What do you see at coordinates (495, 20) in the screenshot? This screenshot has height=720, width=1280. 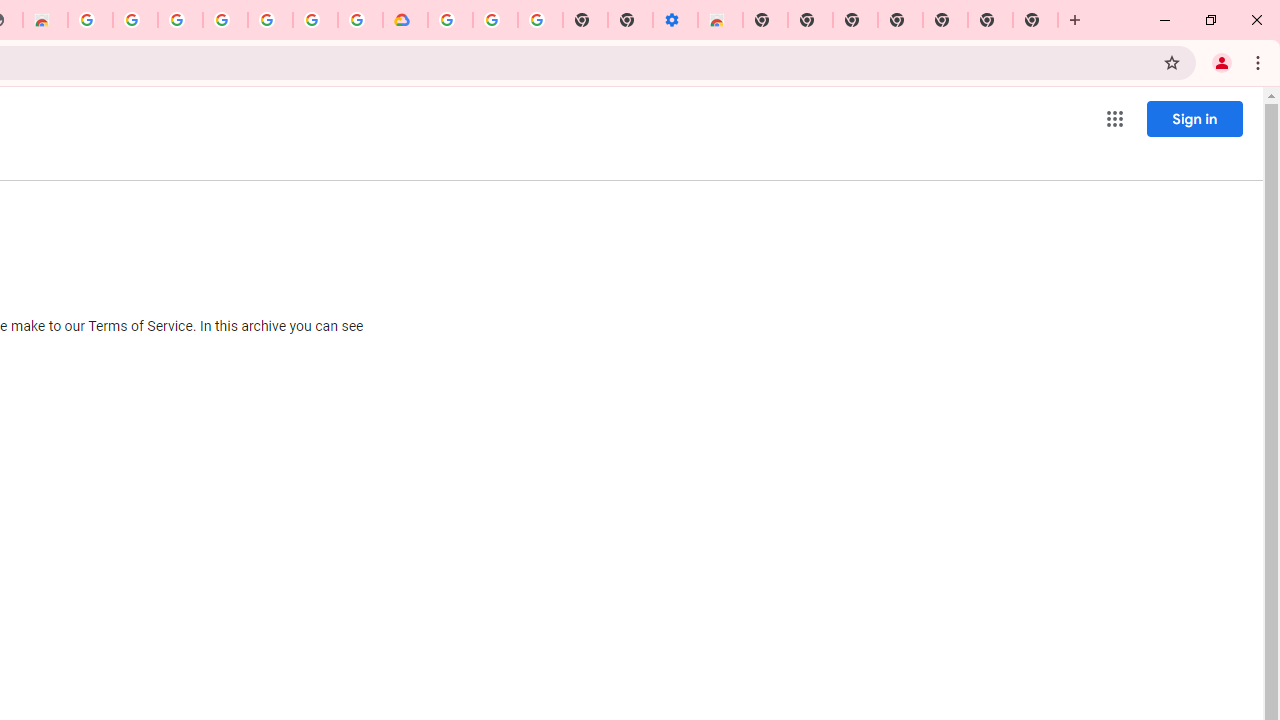 I see `'Google Account Help'` at bounding box center [495, 20].